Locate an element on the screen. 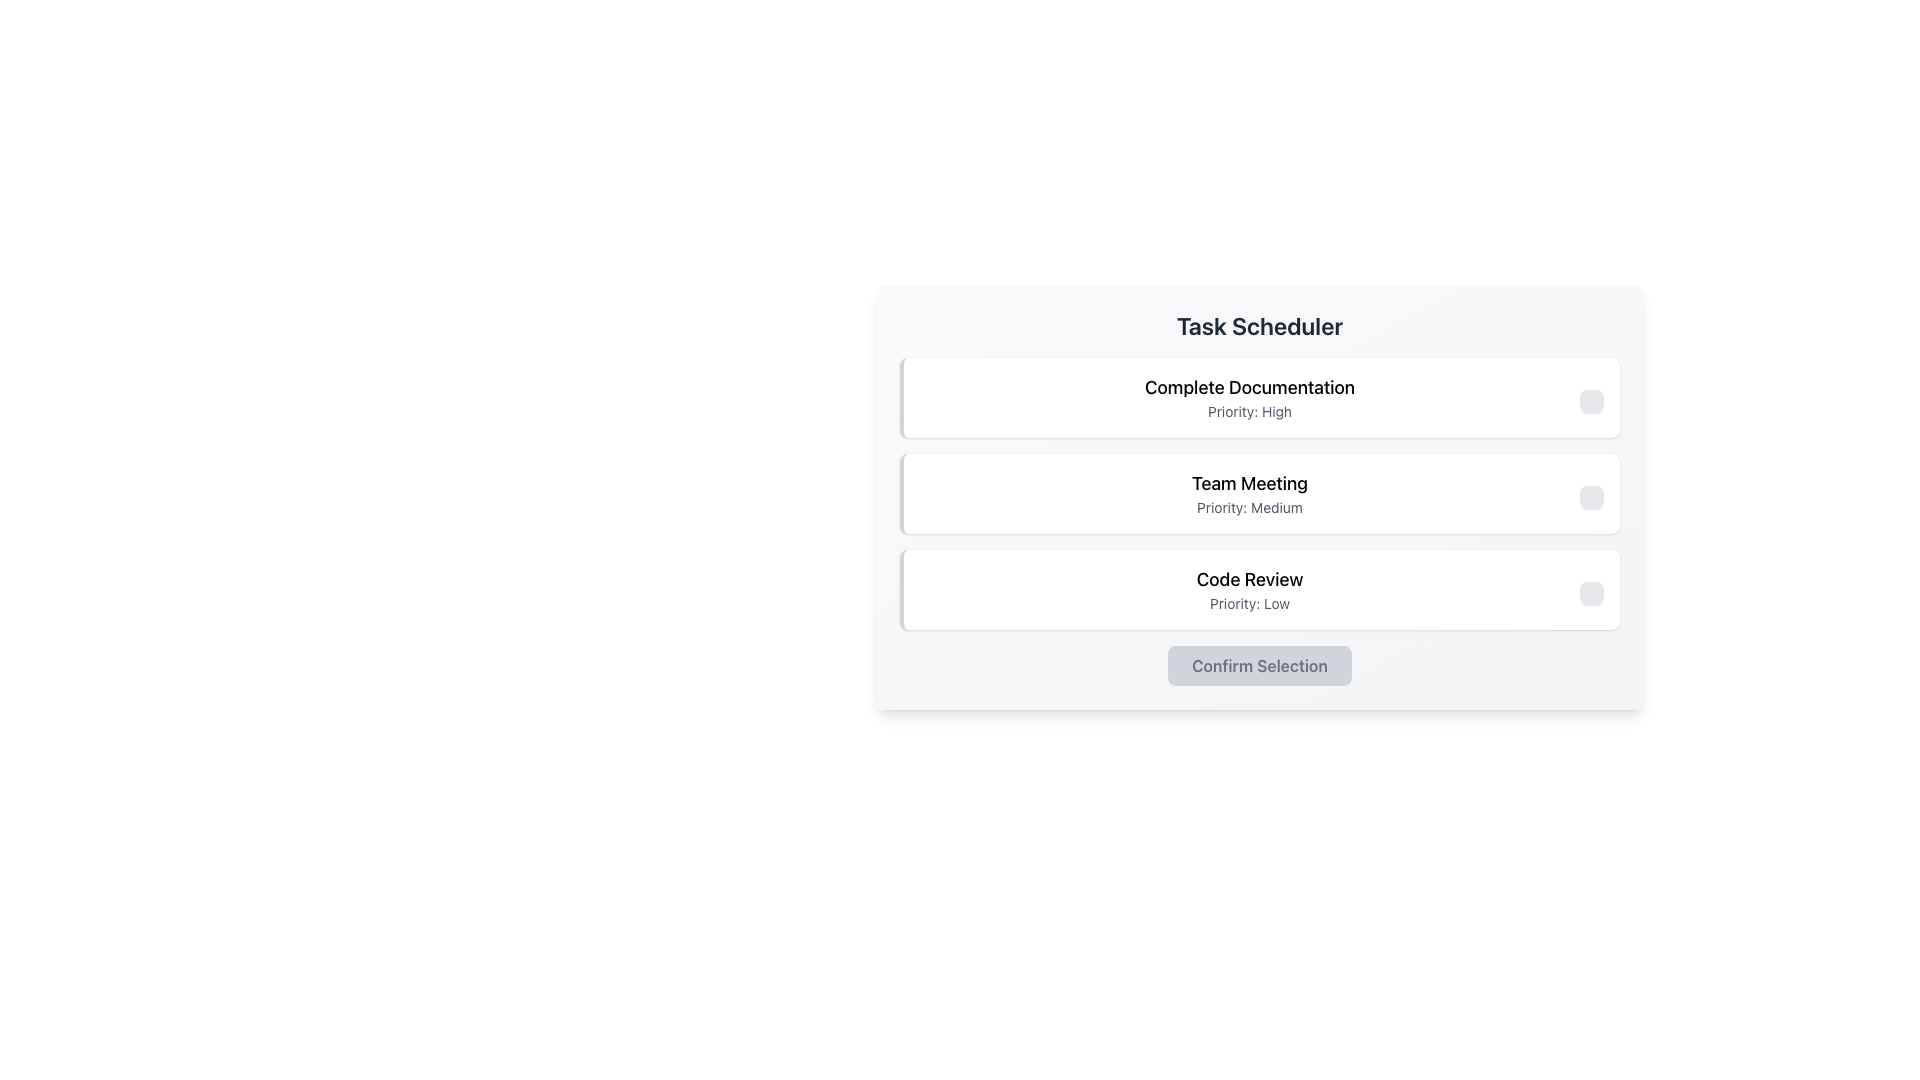 This screenshot has width=1920, height=1080. the 'Team Meeting' informational text block, which features a large, bold title and a smaller gray subtitle, located as the second item in a vertical list under 'Task Scheduler.' is located at coordinates (1248, 493).